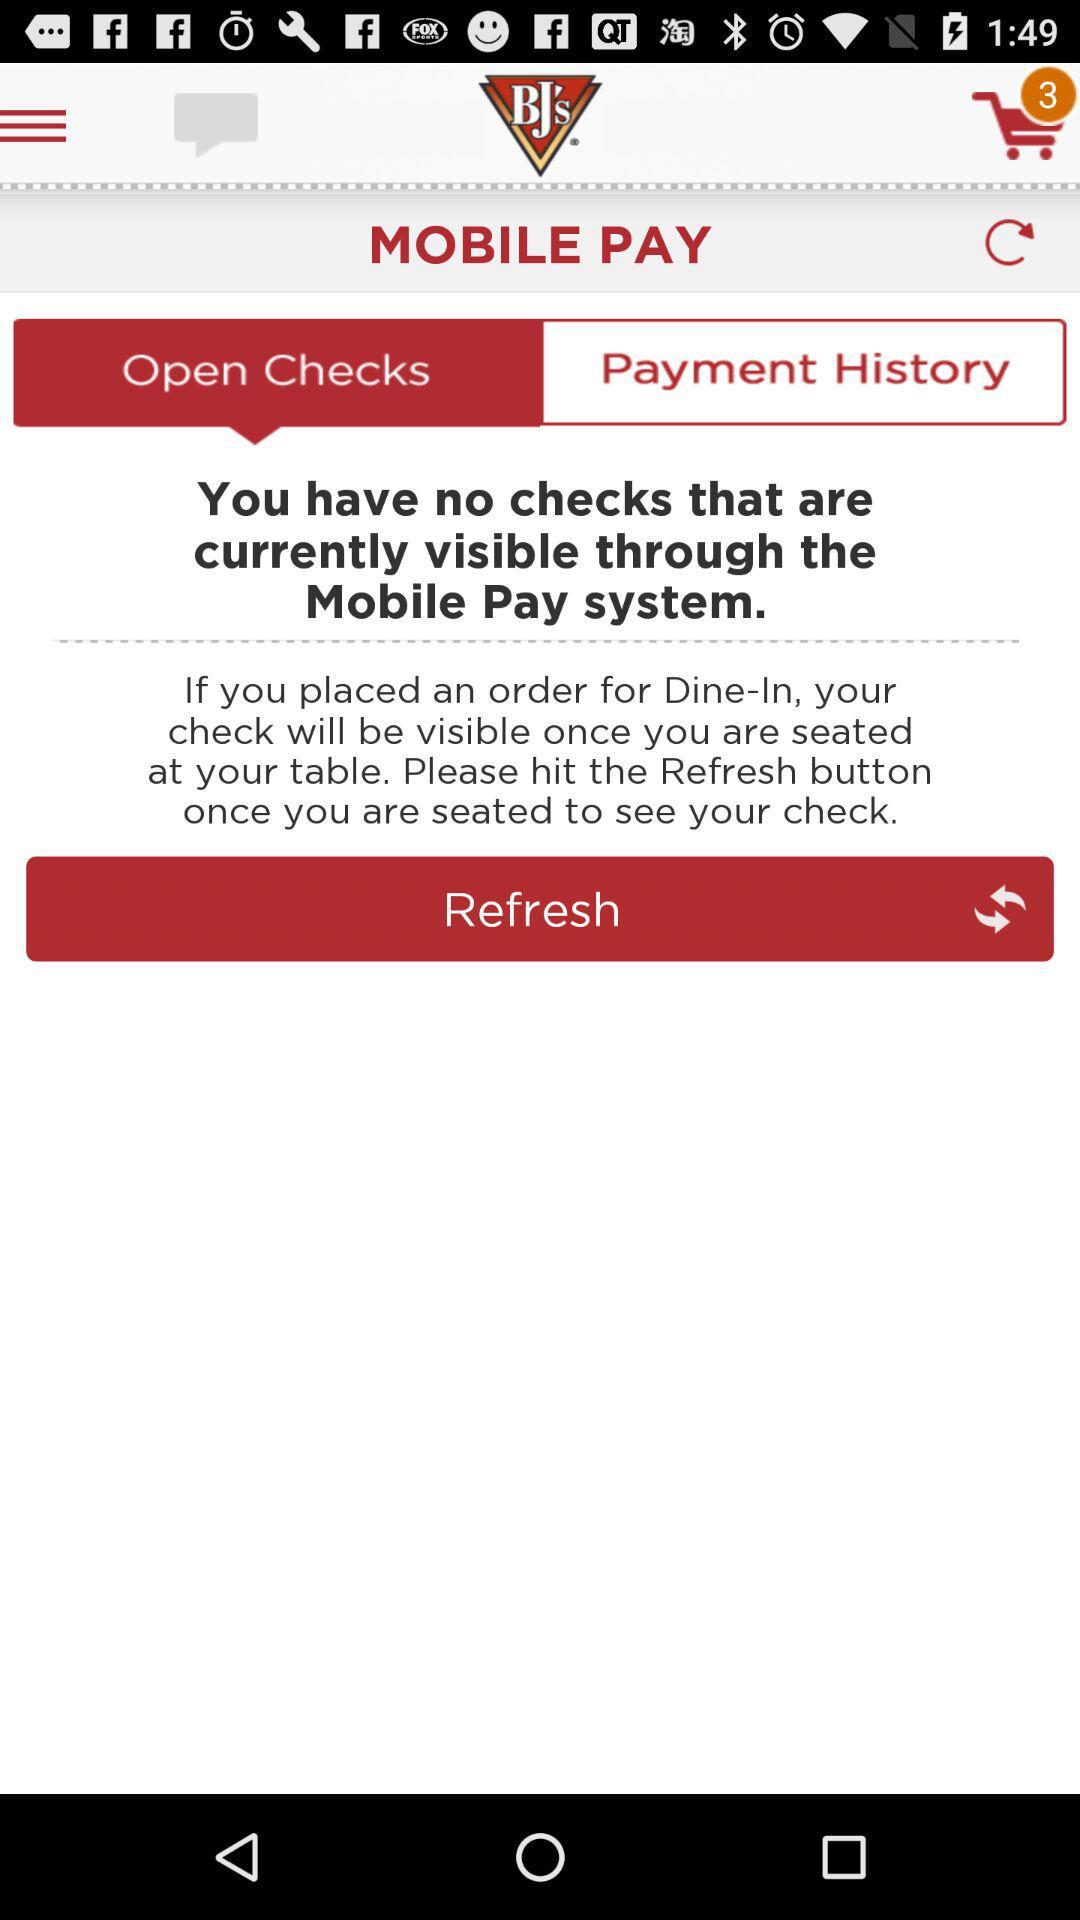 The height and width of the screenshot is (1920, 1080). I want to click on refresh button, so click(1009, 242).